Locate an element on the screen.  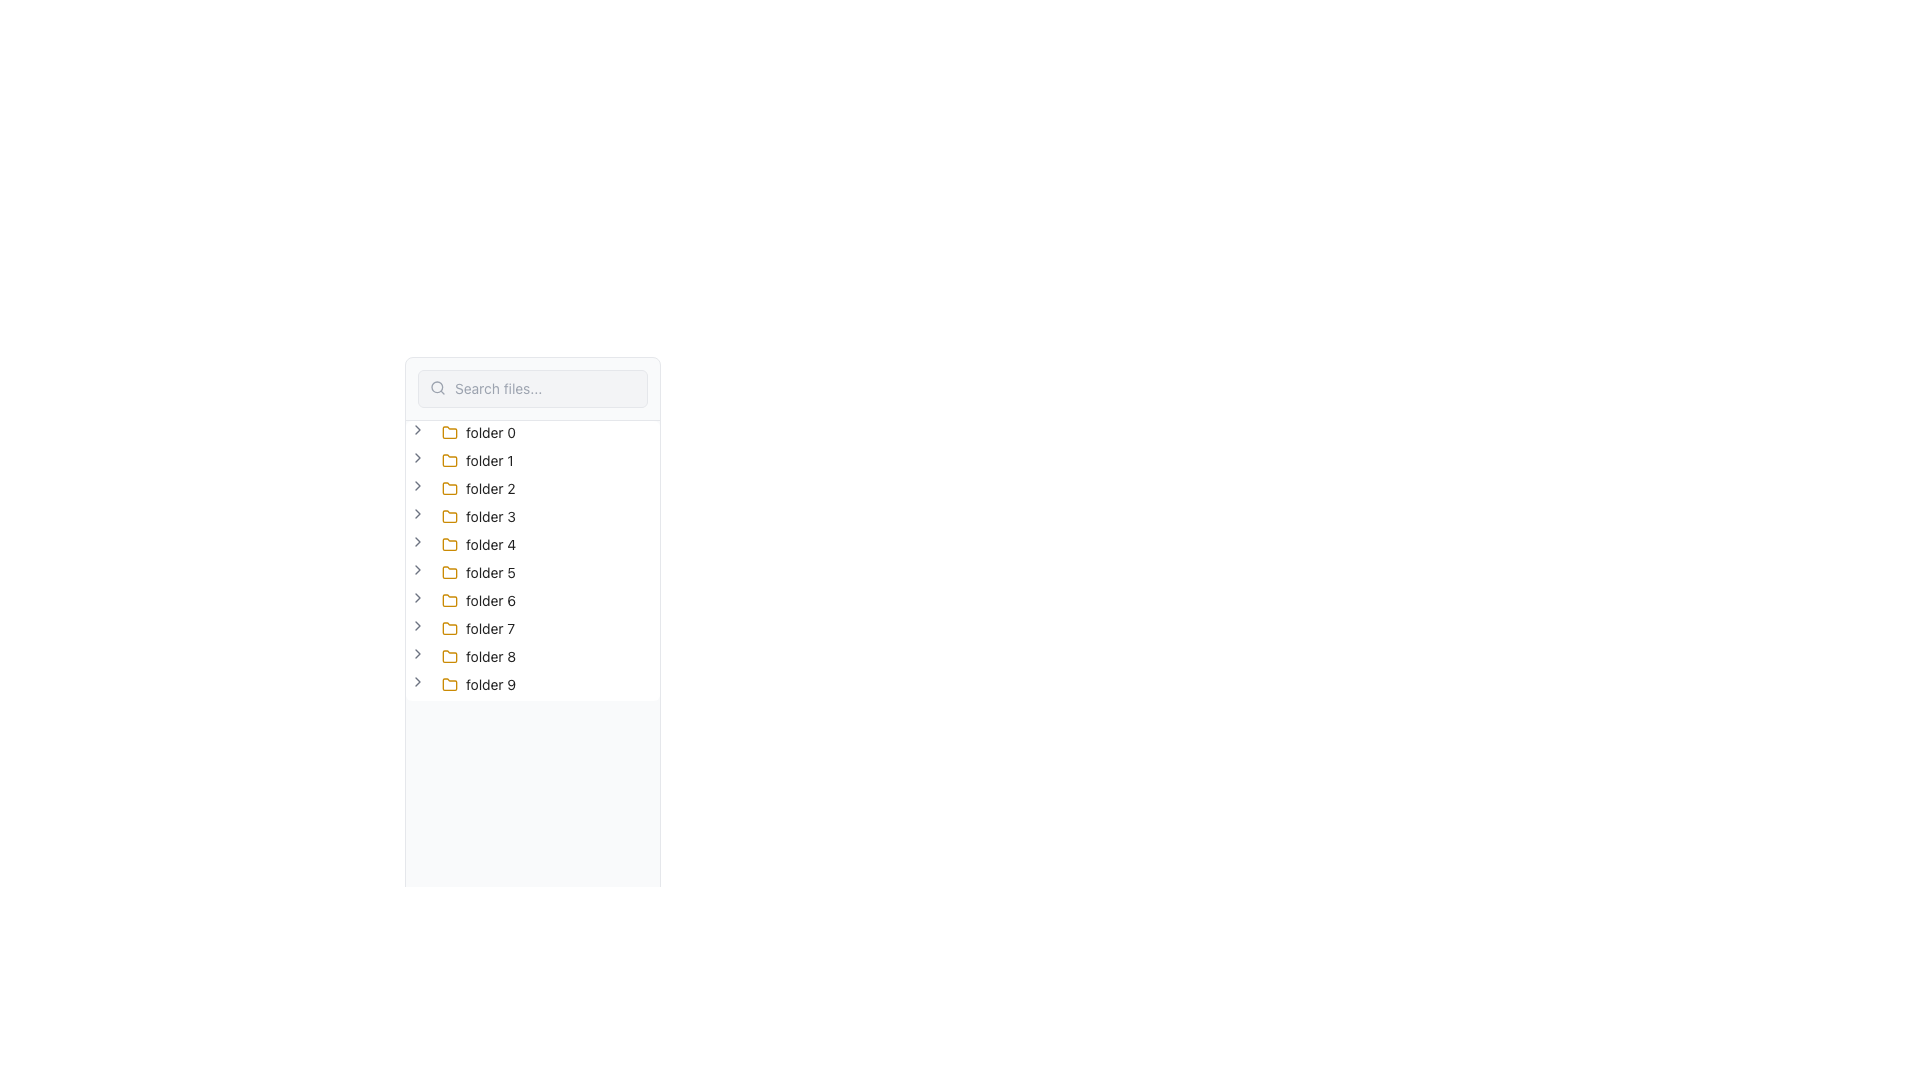
the toggler button for the tree item labeled 'folder 9' is located at coordinates (416, 684).